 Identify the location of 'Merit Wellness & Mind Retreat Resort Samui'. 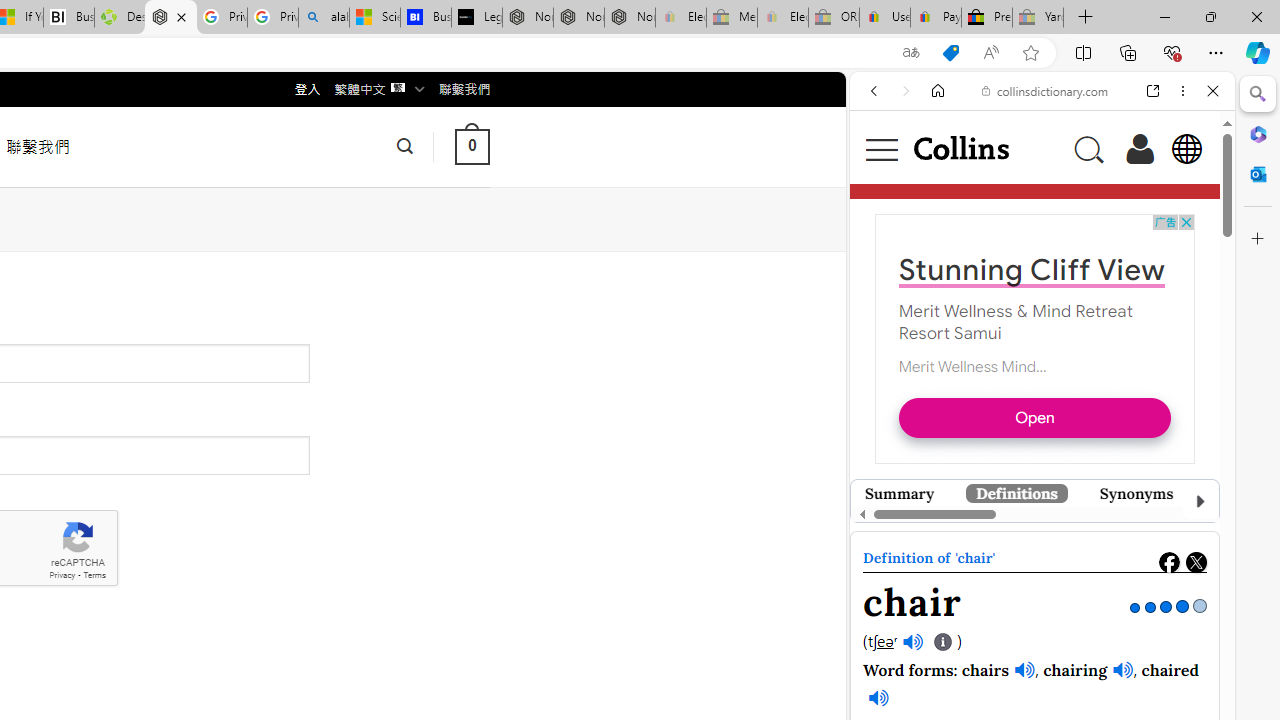
(1016, 321).